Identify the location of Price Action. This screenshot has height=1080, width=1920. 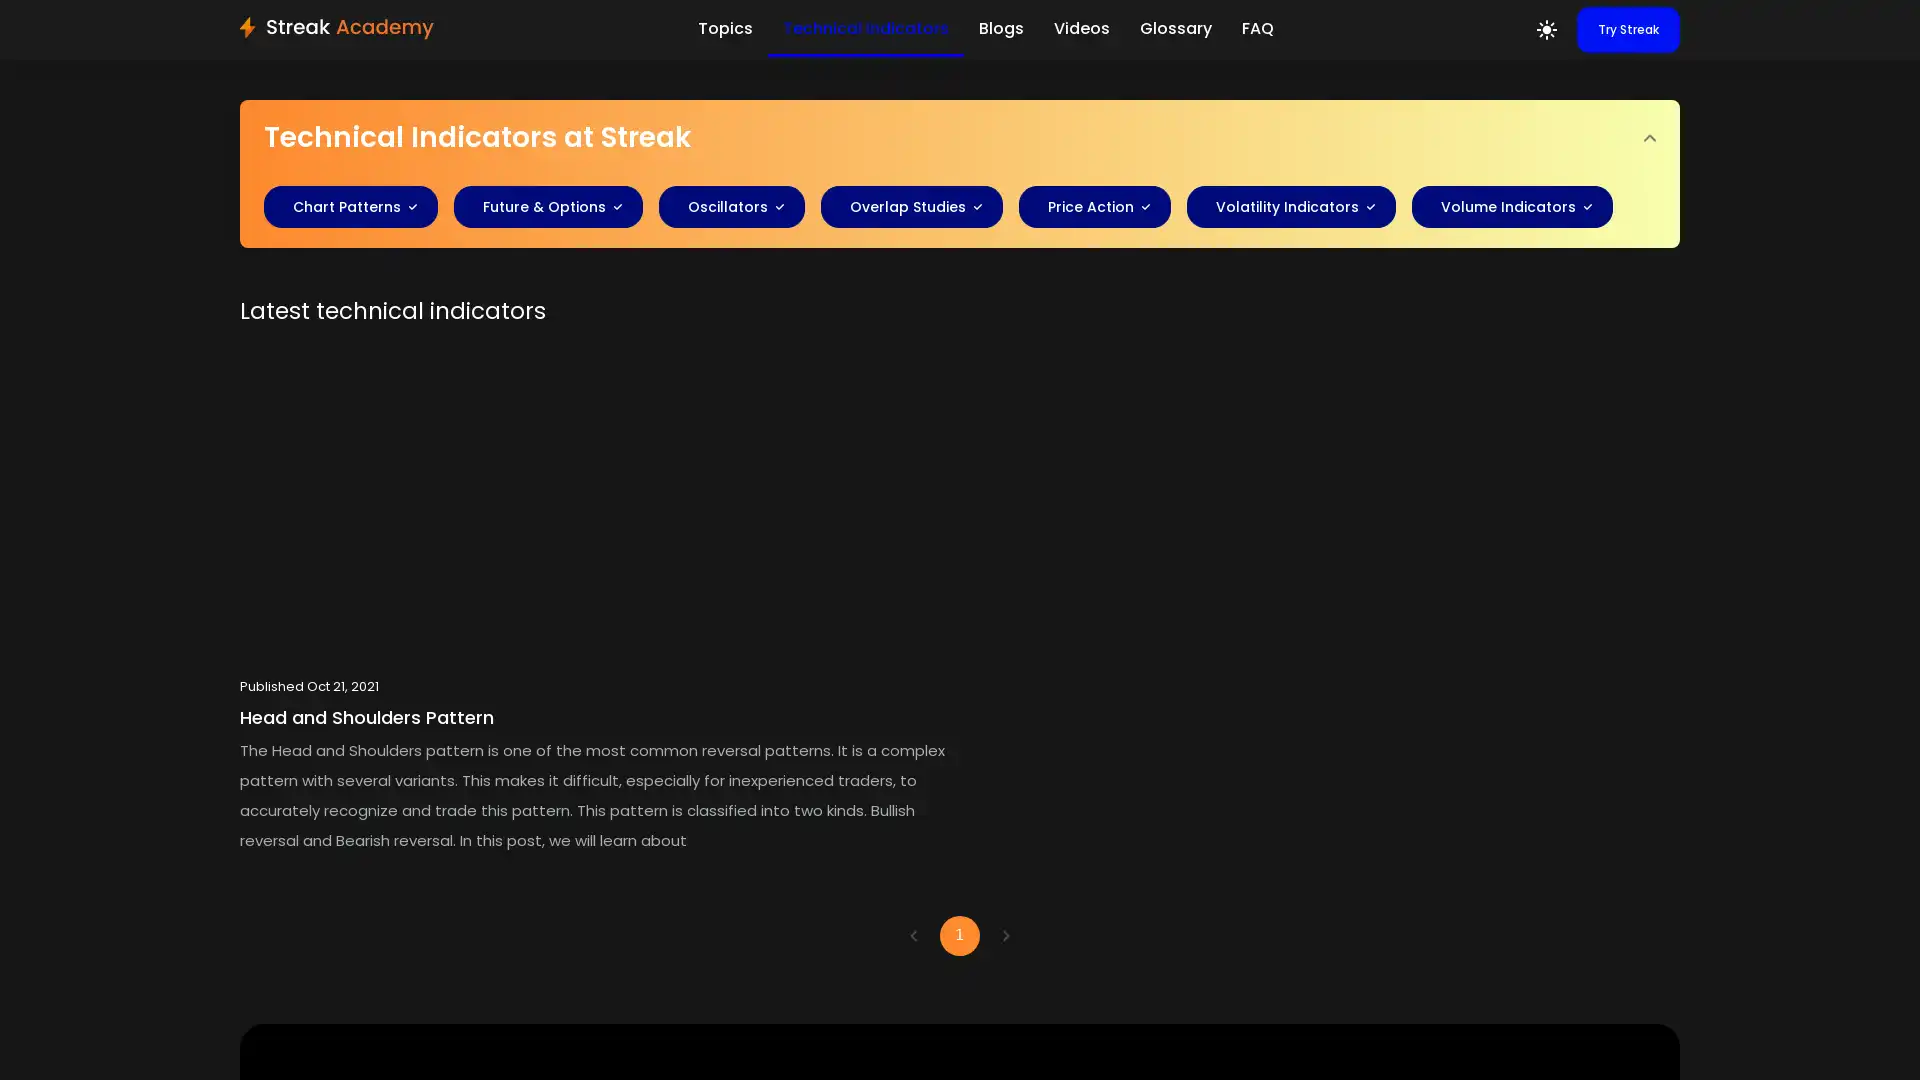
(1087, 207).